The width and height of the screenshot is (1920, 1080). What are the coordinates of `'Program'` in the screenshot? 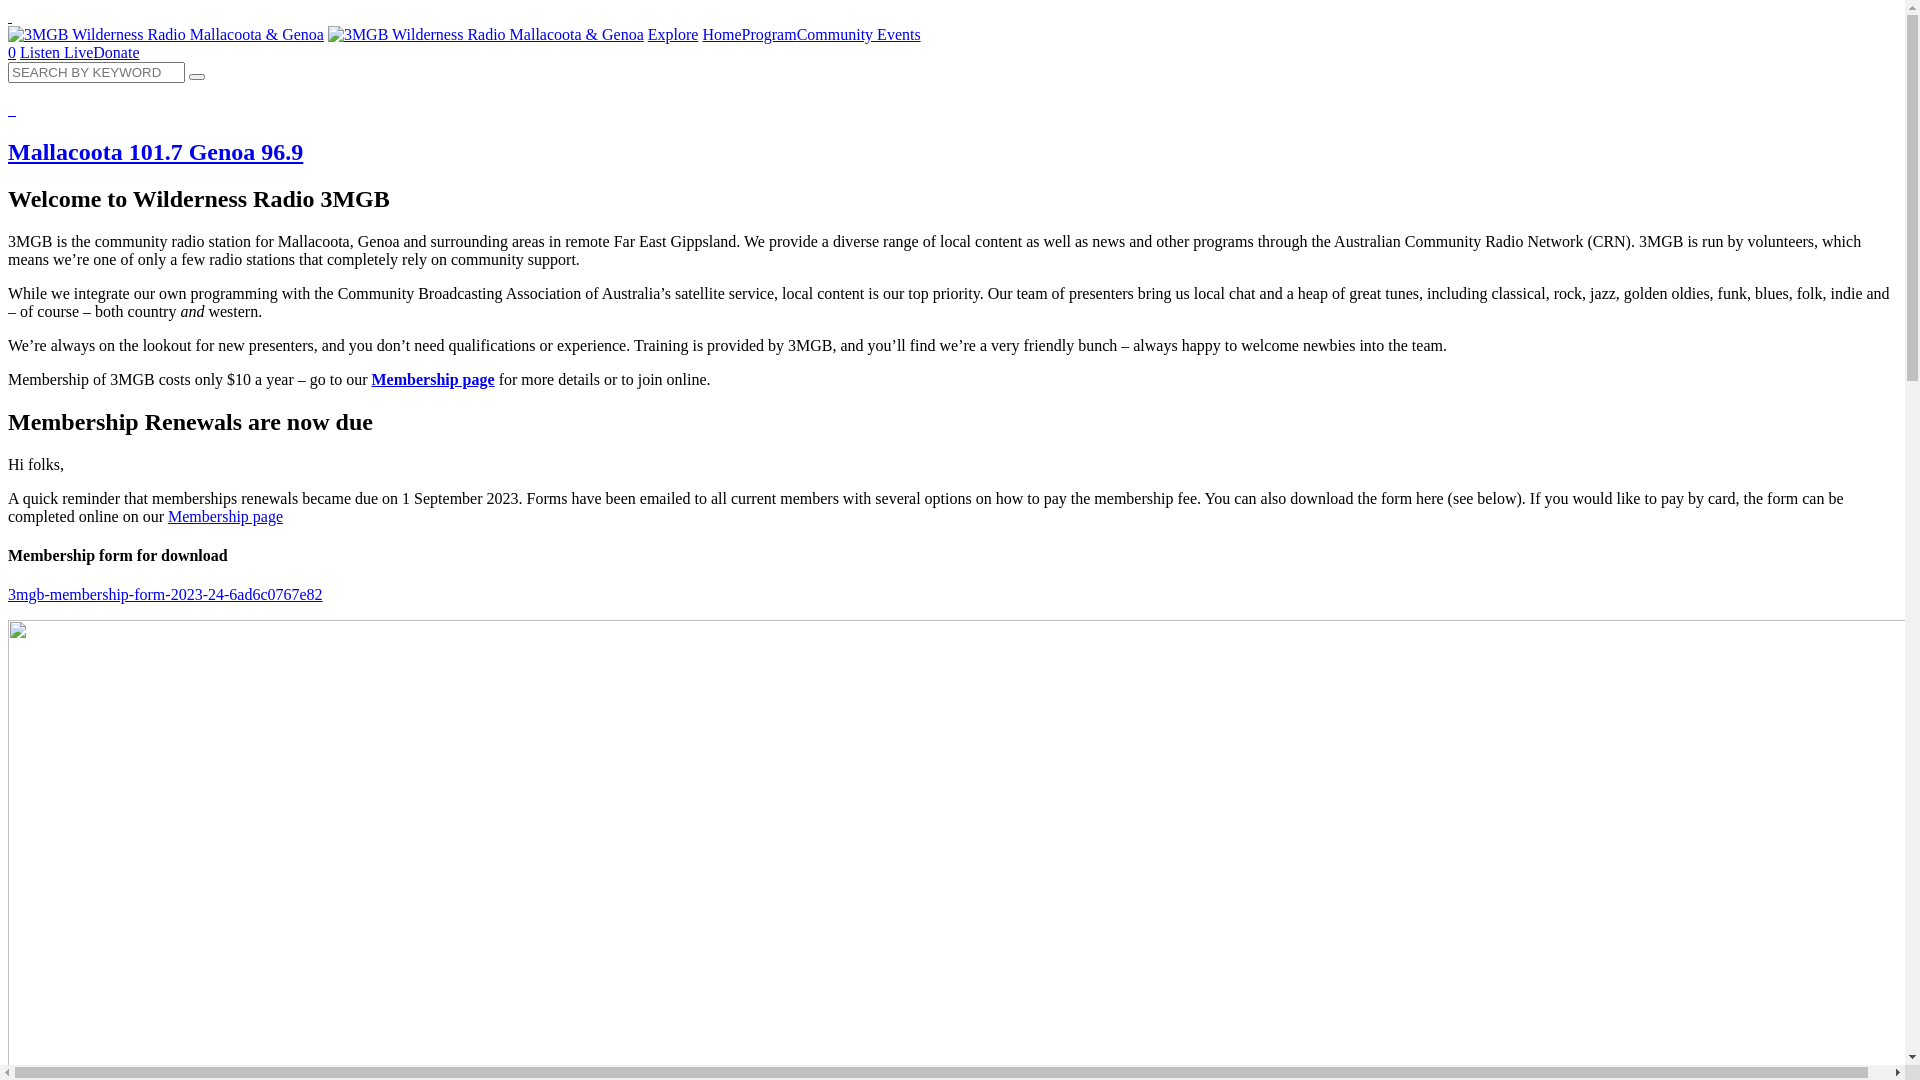 It's located at (768, 34).